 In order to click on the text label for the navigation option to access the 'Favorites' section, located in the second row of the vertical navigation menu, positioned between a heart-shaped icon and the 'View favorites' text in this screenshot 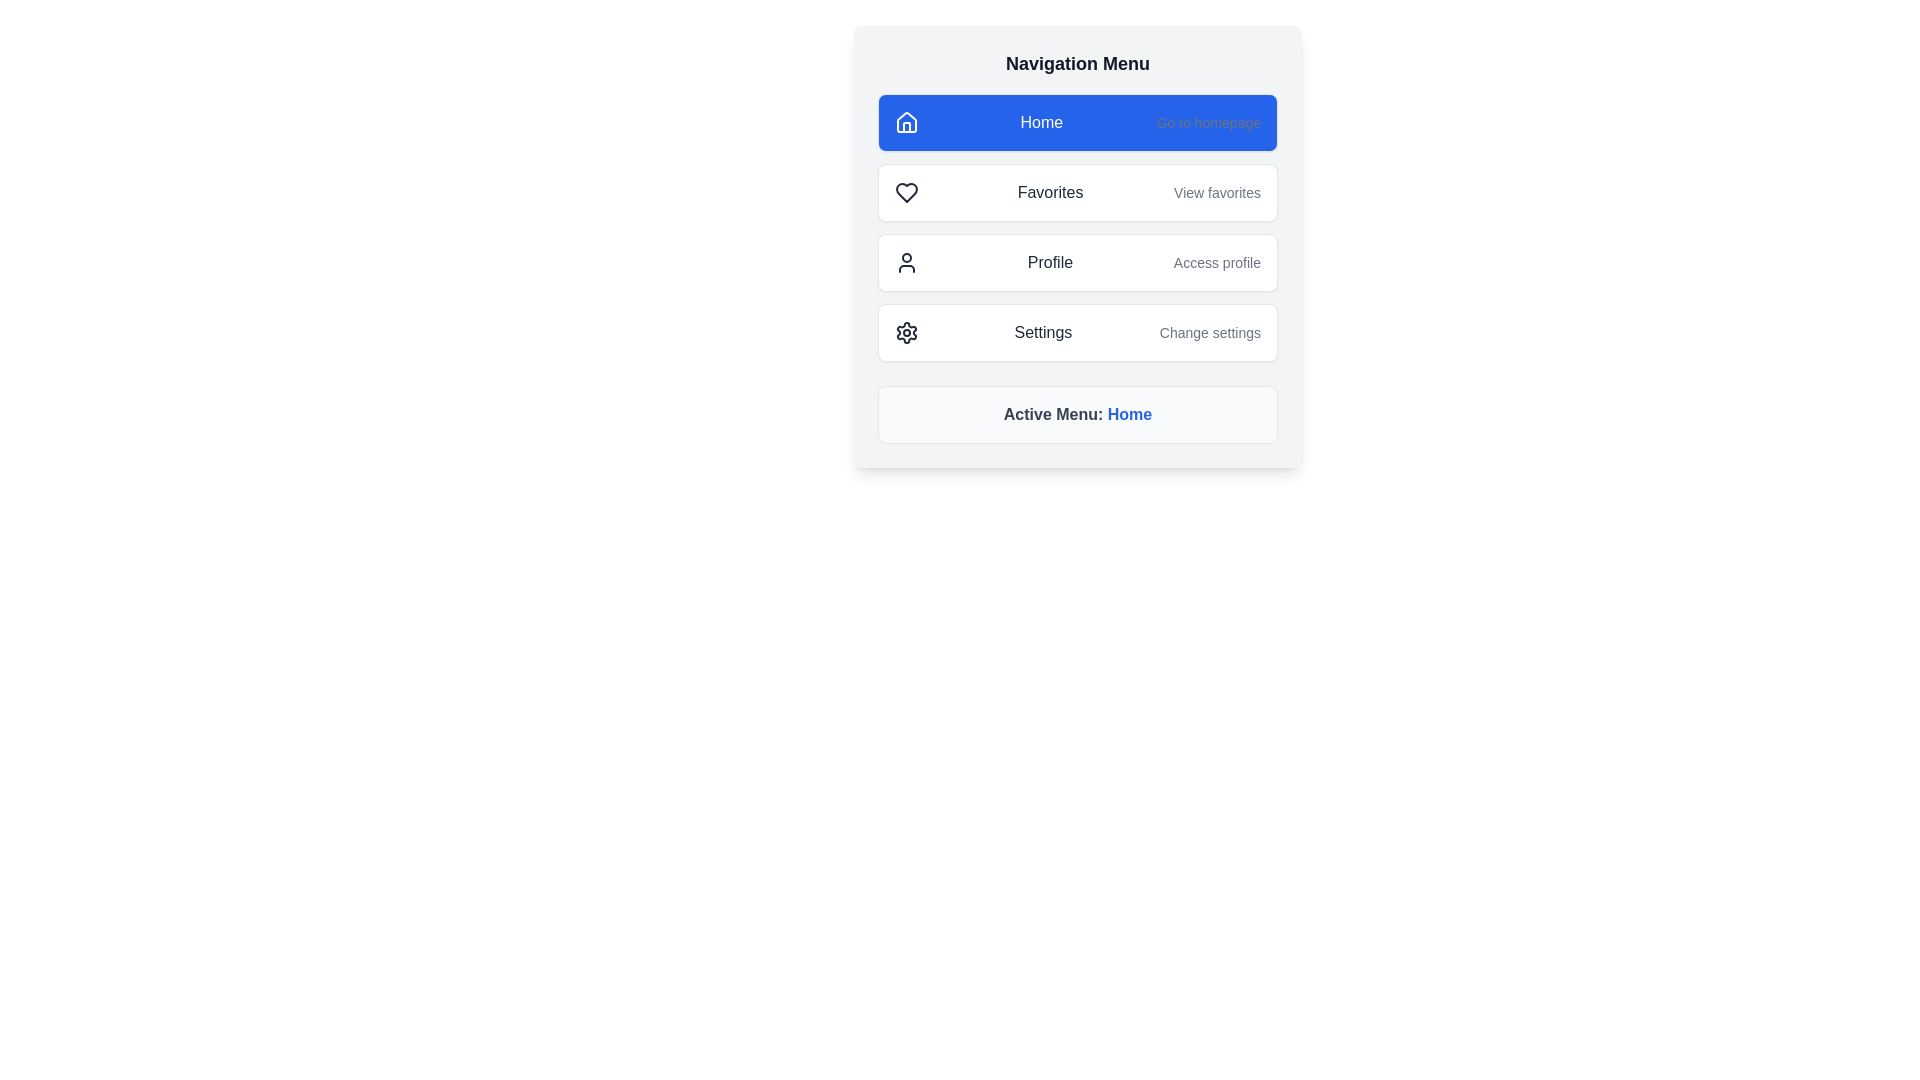, I will do `click(1049, 192)`.